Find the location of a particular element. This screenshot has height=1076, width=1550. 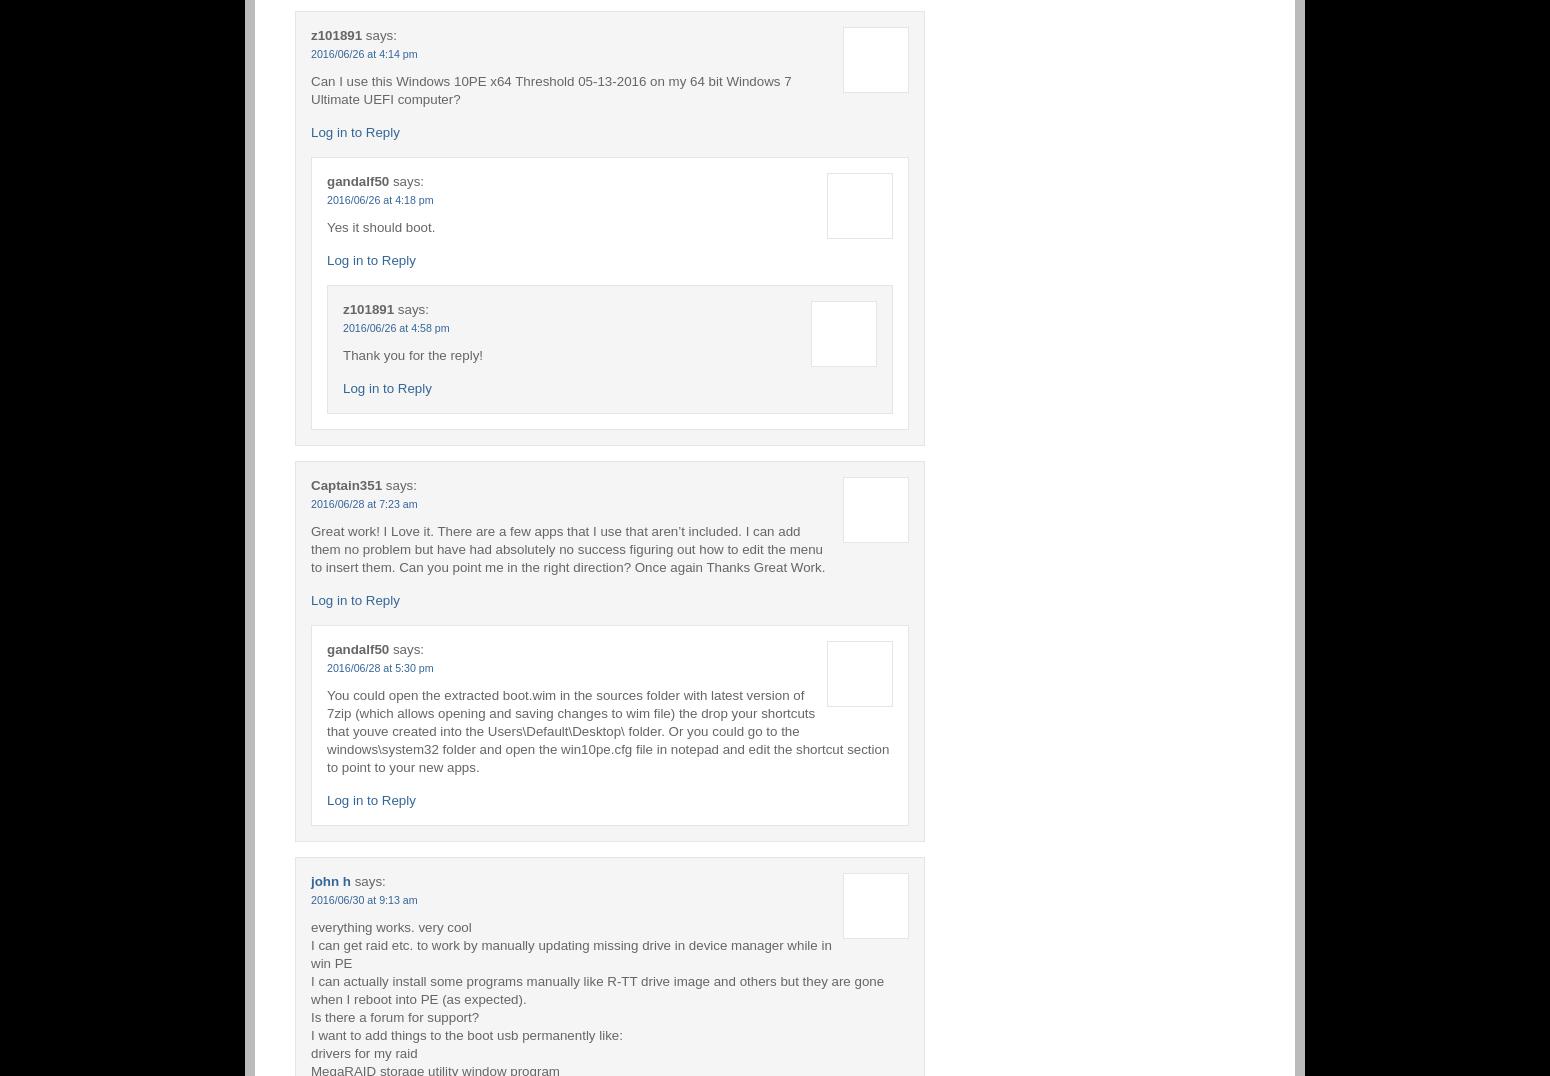

'drivers for my raid' is located at coordinates (362, 1052).